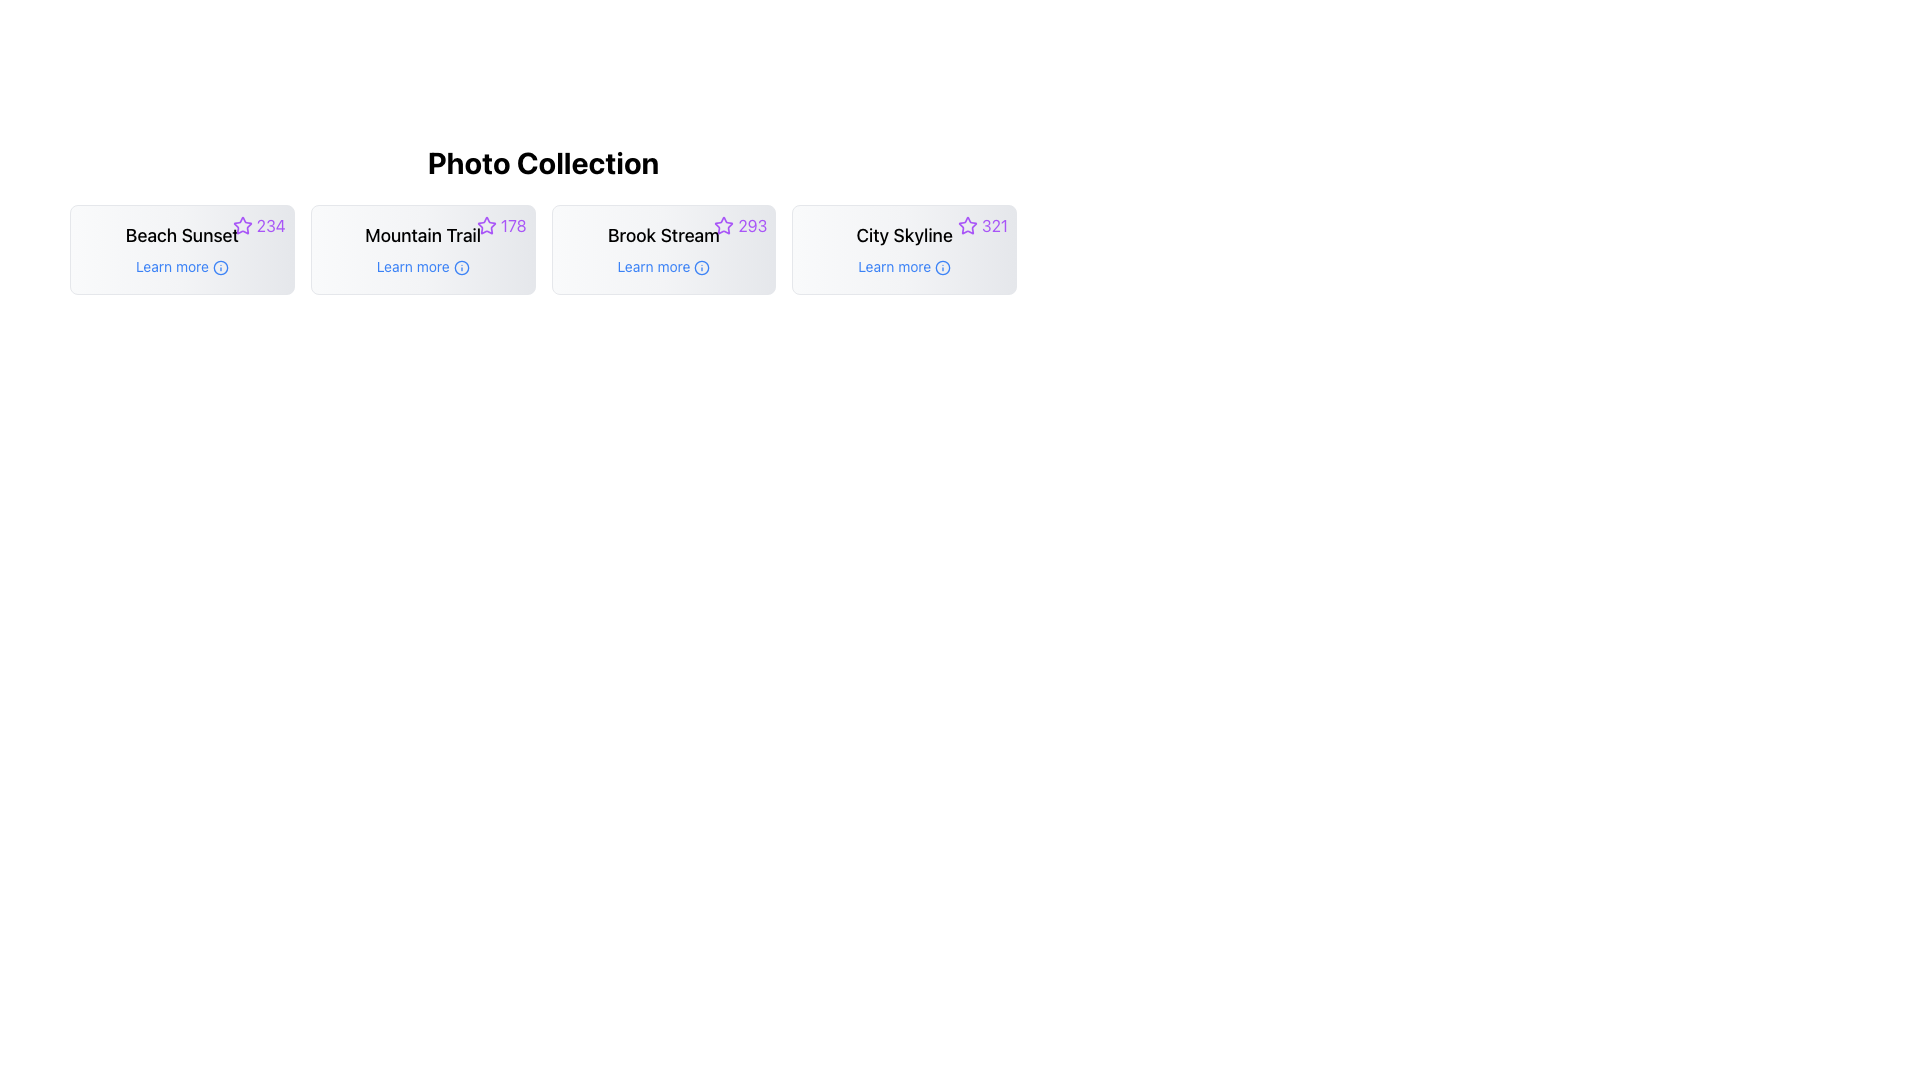 The image size is (1920, 1080). I want to click on the 'Learn more' link in the card titled 'Brook Stream', so click(663, 249).